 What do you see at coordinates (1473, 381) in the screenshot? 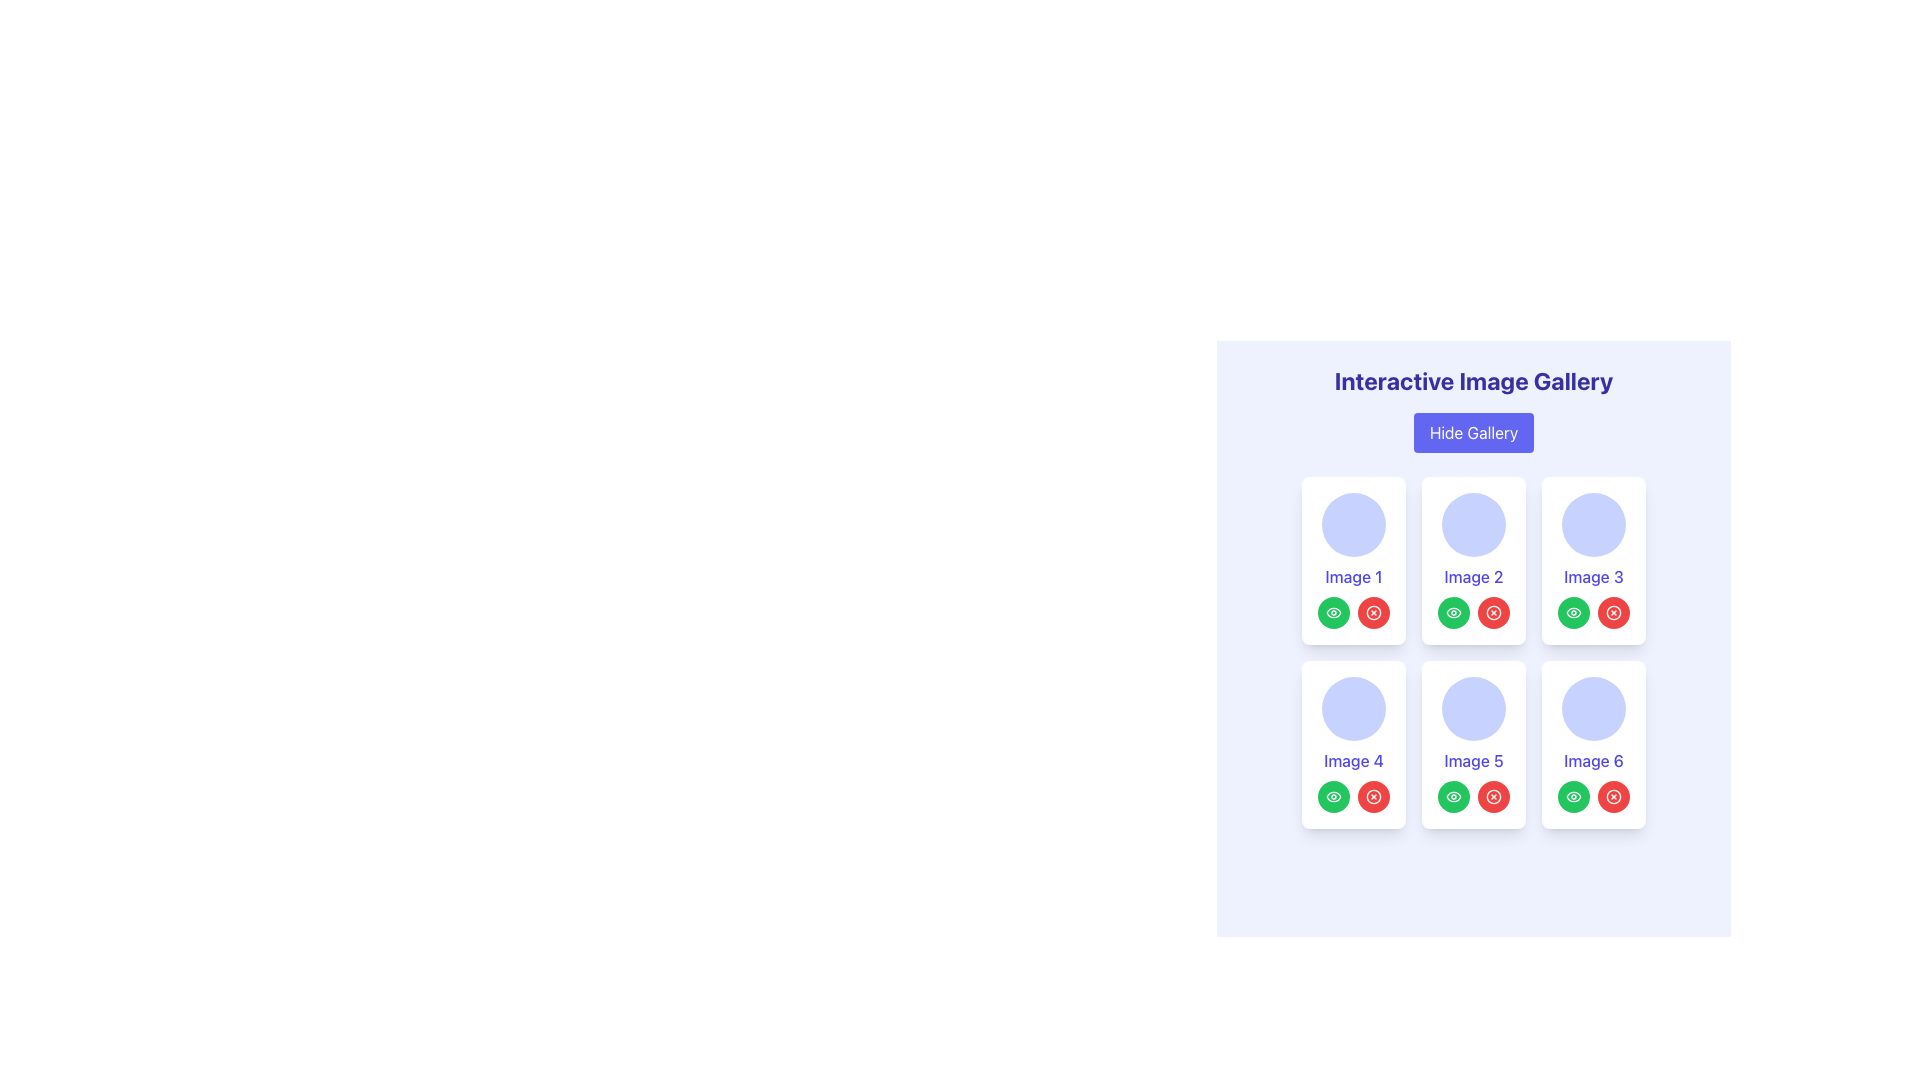
I see `the text label that reads 'Interactive Image Gallery', which is styled in bold, large font and centered at the top of its section` at bounding box center [1473, 381].